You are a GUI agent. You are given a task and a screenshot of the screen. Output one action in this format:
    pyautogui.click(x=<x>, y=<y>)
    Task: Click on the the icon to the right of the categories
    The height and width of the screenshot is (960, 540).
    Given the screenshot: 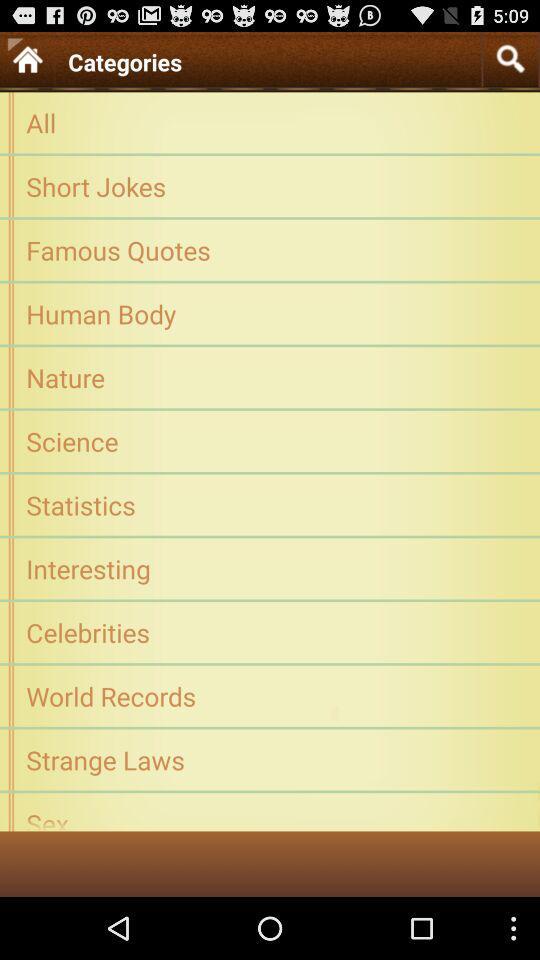 What is the action you would take?
    pyautogui.click(x=510, y=58)
    